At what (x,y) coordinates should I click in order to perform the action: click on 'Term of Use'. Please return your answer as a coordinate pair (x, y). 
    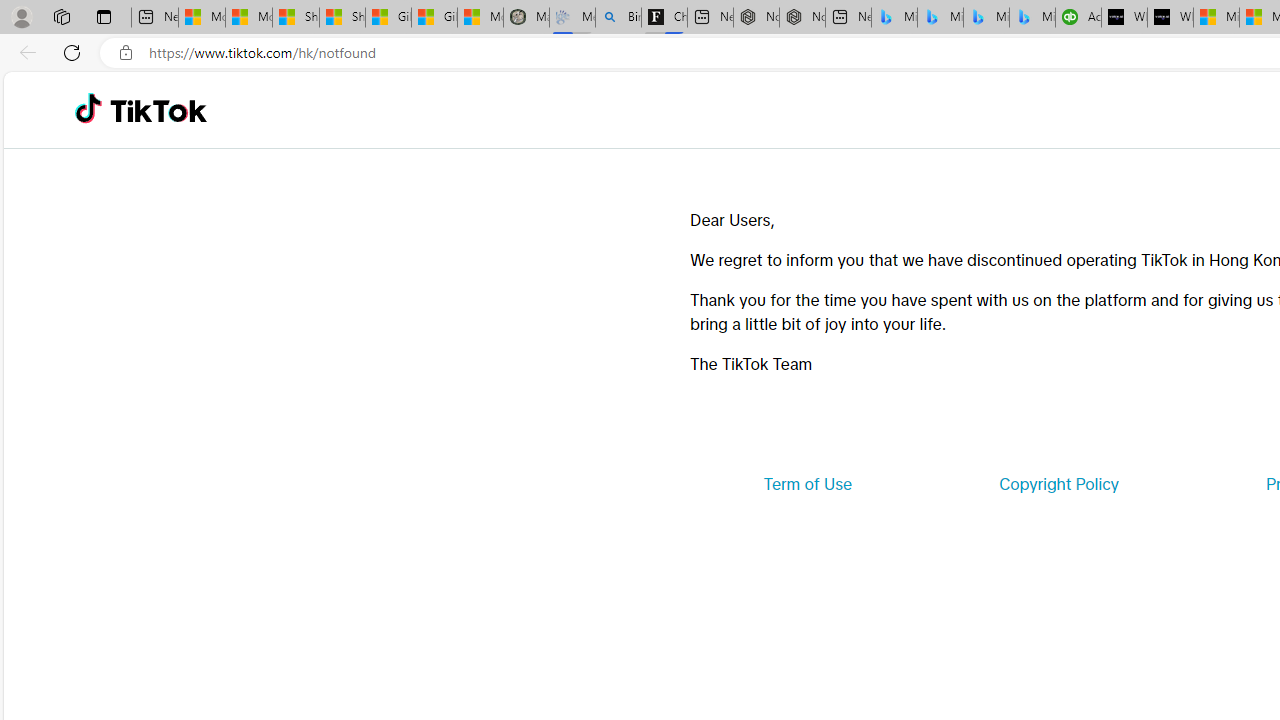
    Looking at the image, I should click on (807, 484).